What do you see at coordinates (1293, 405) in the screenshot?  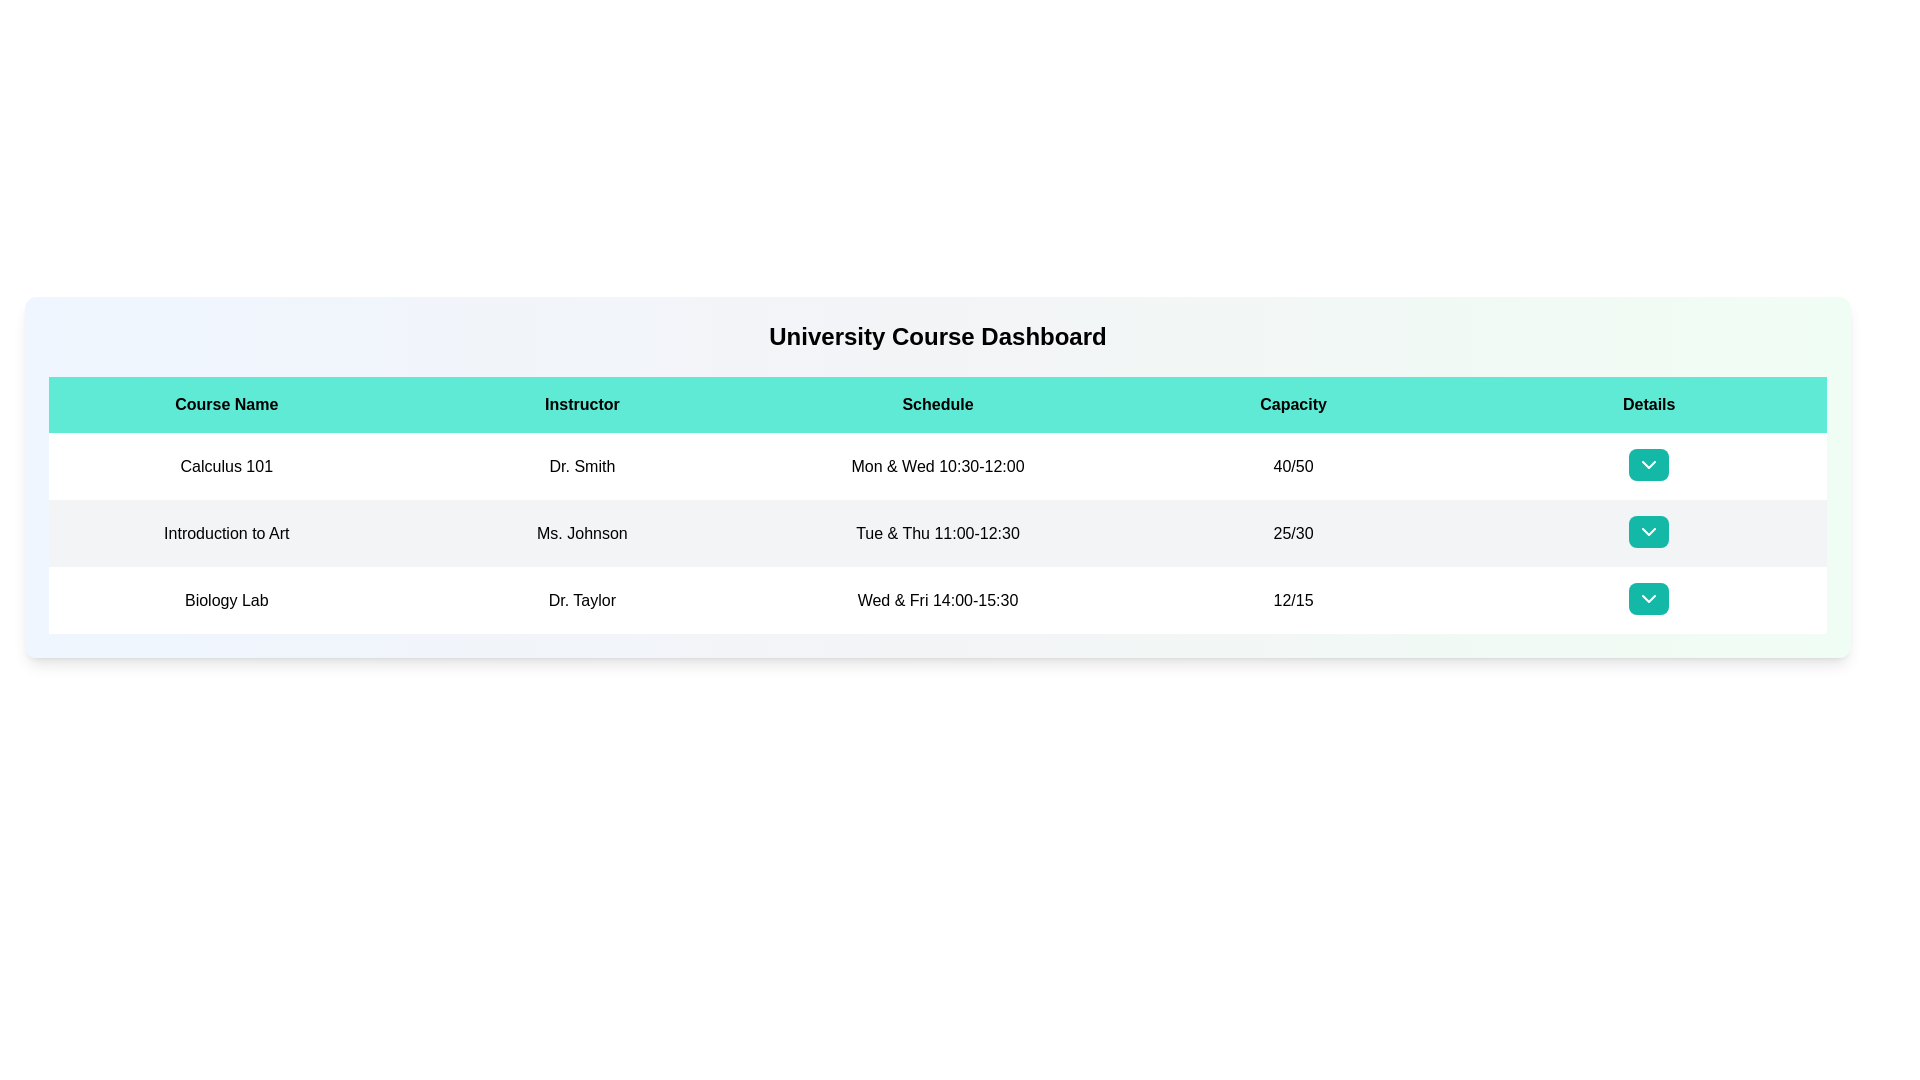 I see `the 'Capacity' text label in bold black font located in the fourth column of the table header, which has a light teal background` at bounding box center [1293, 405].